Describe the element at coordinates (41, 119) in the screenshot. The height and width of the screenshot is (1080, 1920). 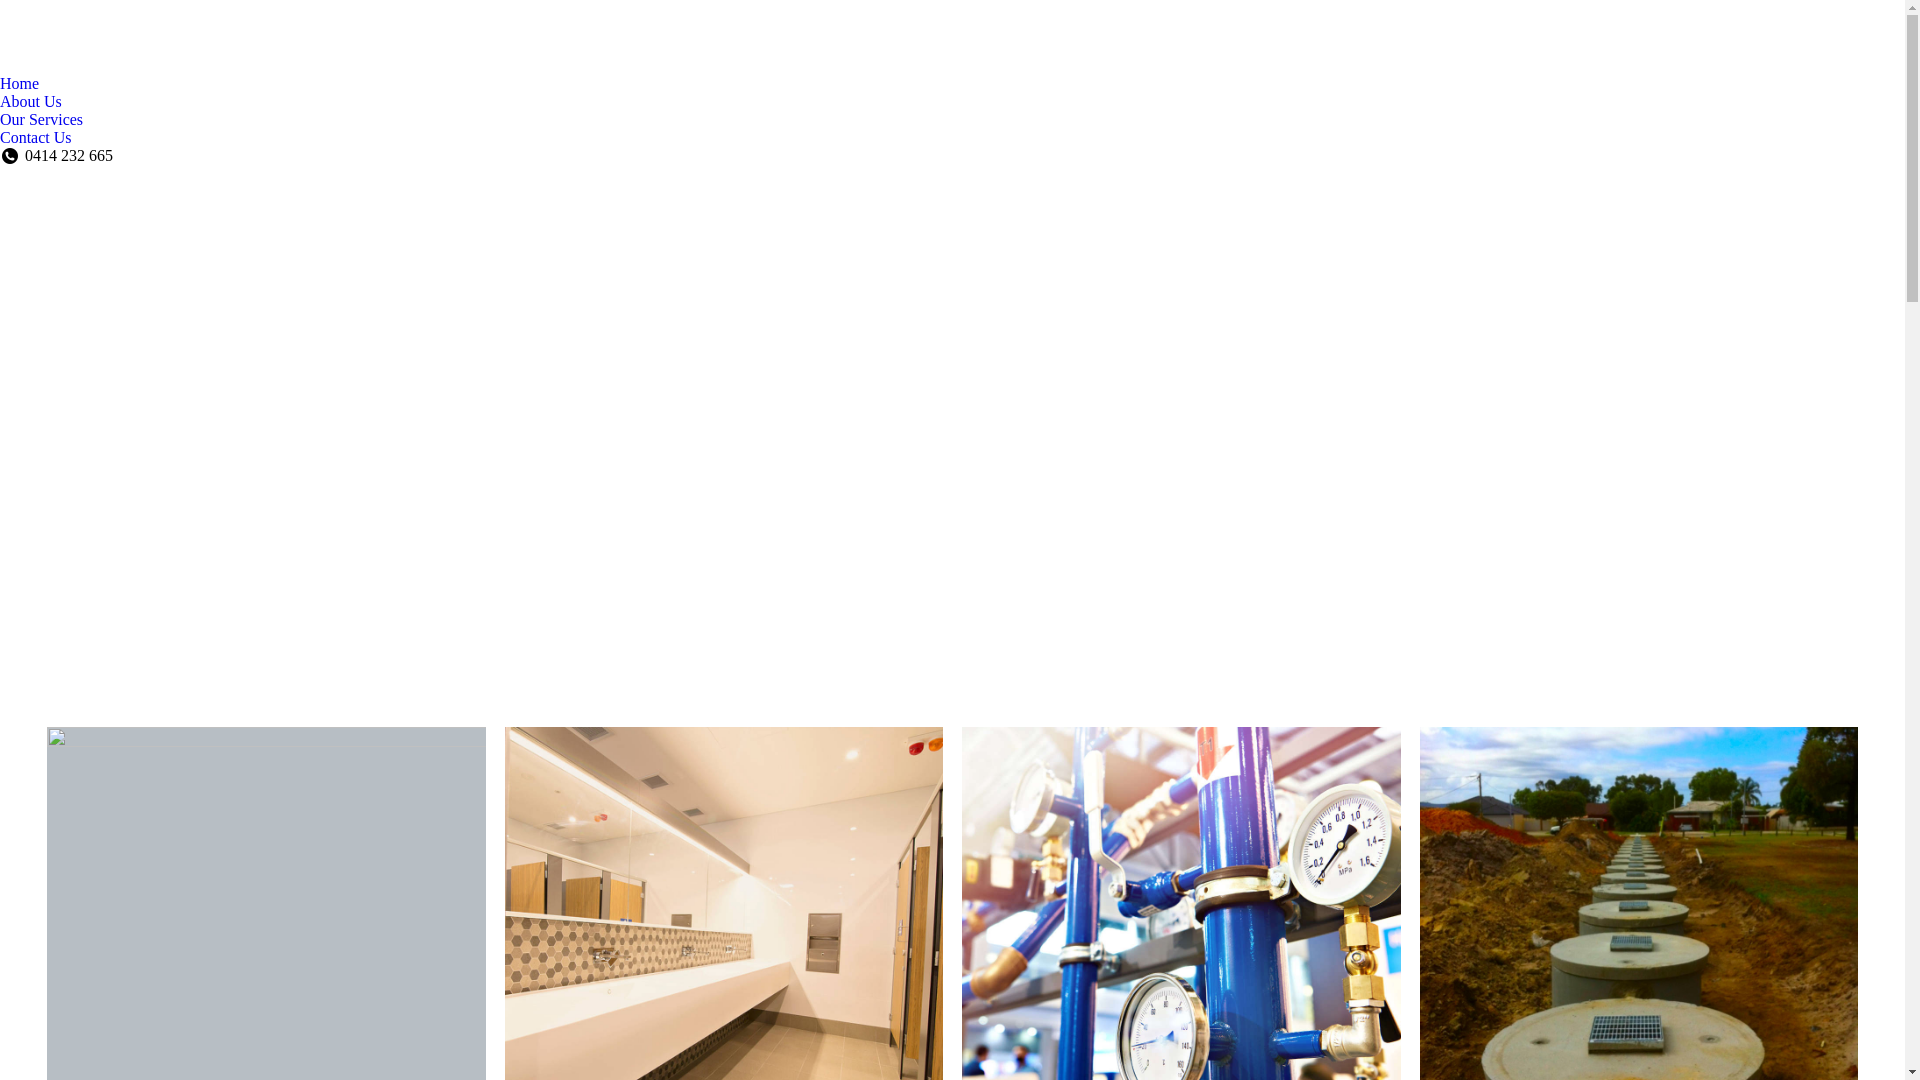
I see `'Our Services'` at that location.